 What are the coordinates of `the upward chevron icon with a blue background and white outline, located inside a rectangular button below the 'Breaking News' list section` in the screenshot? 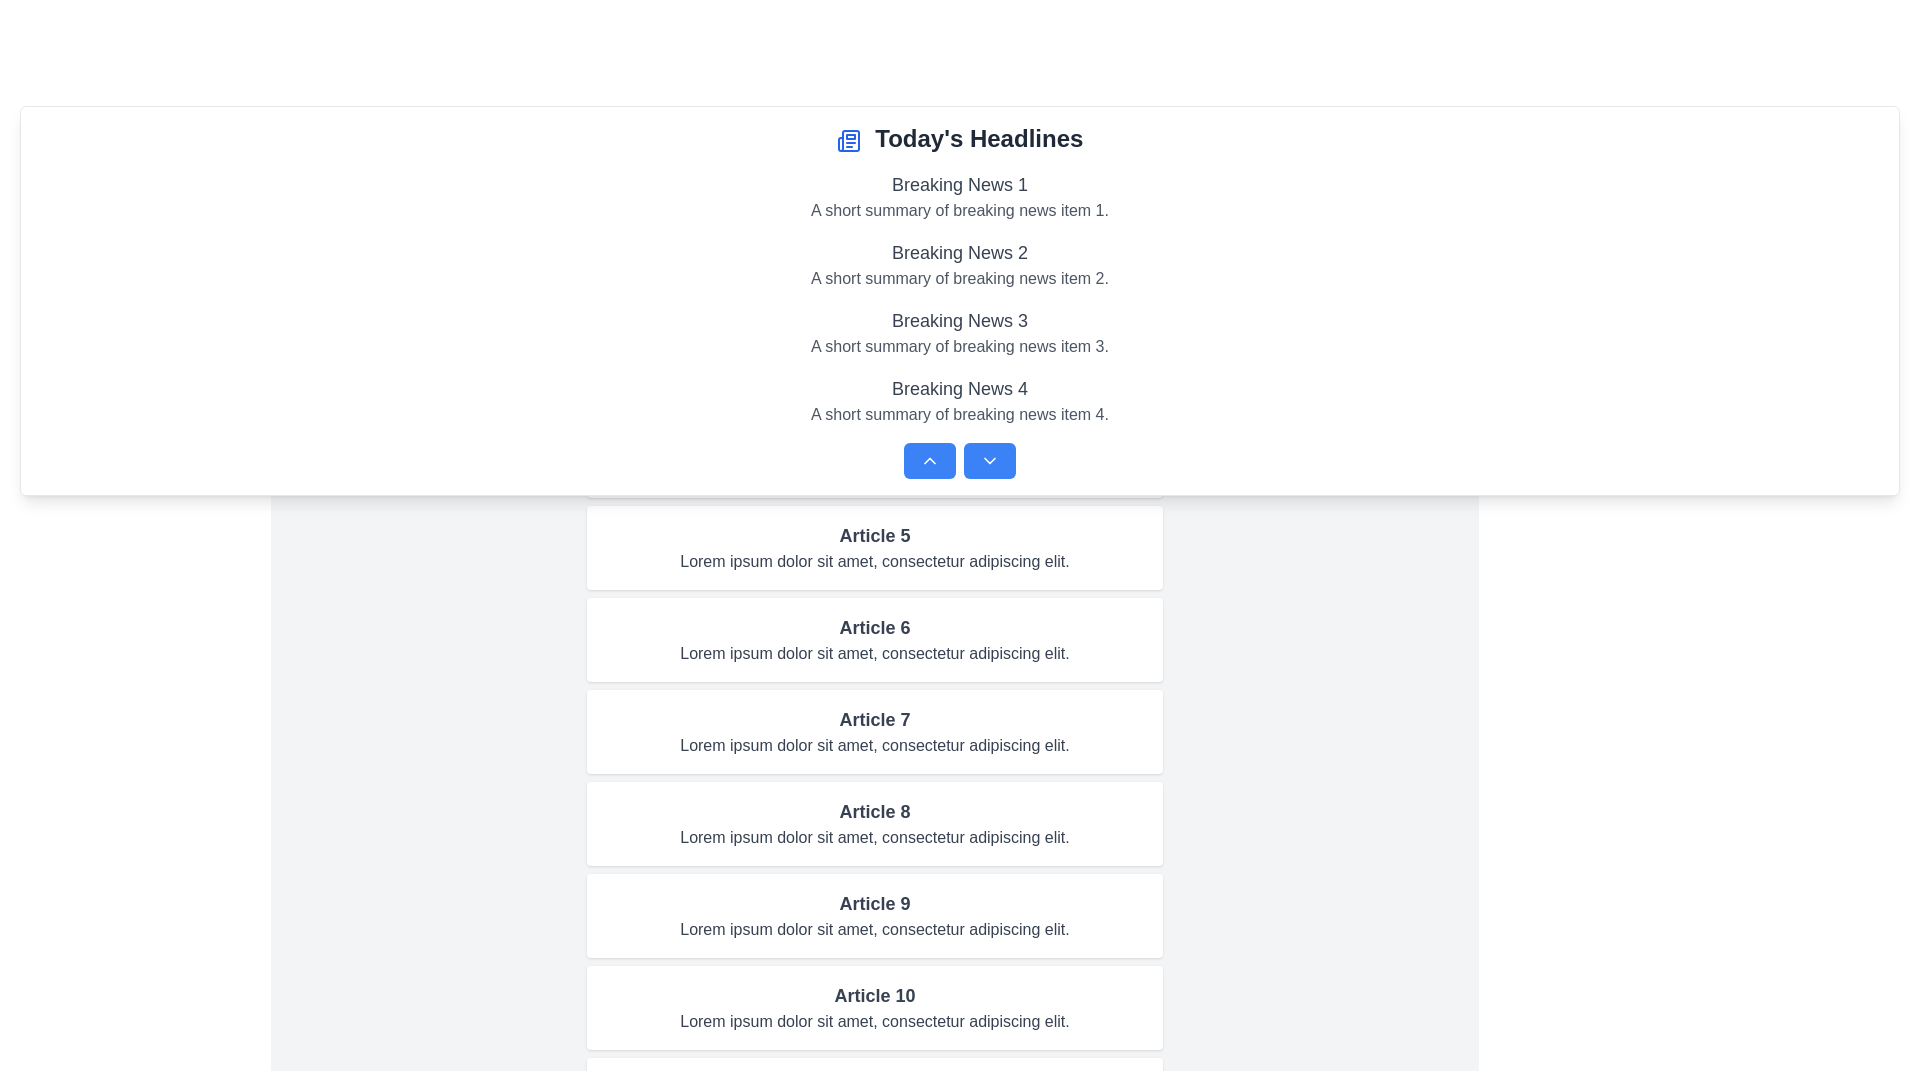 It's located at (929, 461).